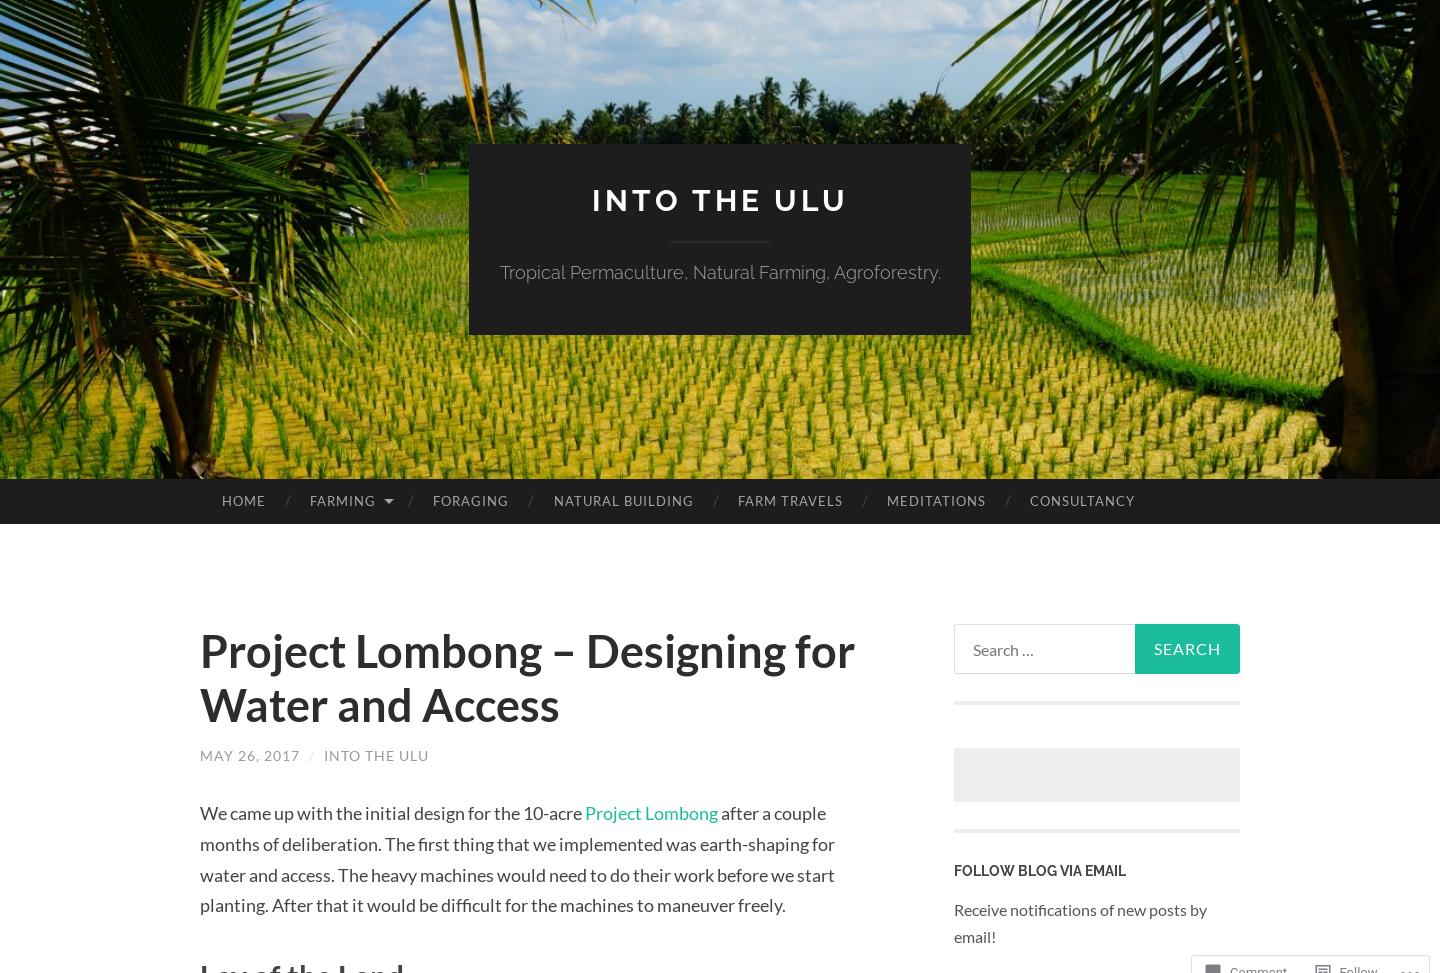 The width and height of the screenshot is (1440, 973). I want to click on 'Project Lombong', so click(650, 812).